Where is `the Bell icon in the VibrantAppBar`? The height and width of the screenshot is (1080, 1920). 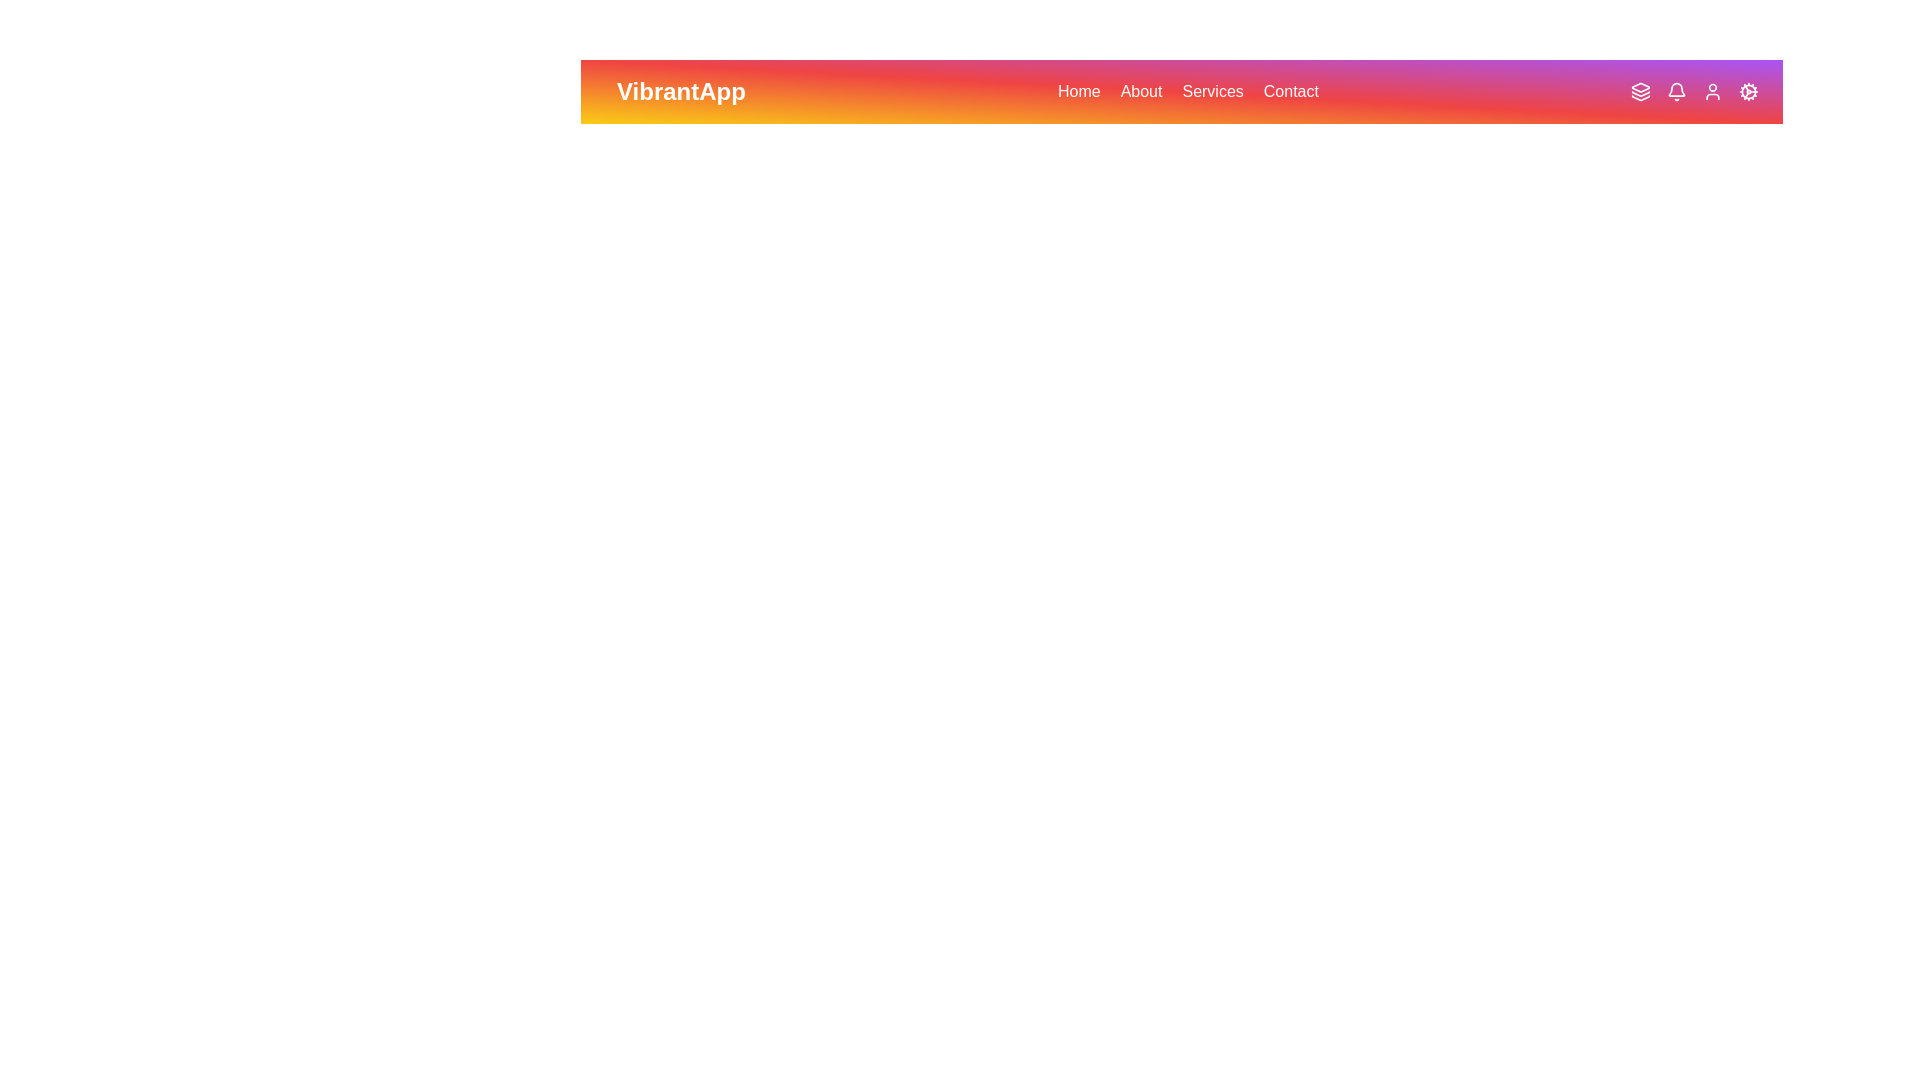 the Bell icon in the VibrantAppBar is located at coordinates (1676, 92).